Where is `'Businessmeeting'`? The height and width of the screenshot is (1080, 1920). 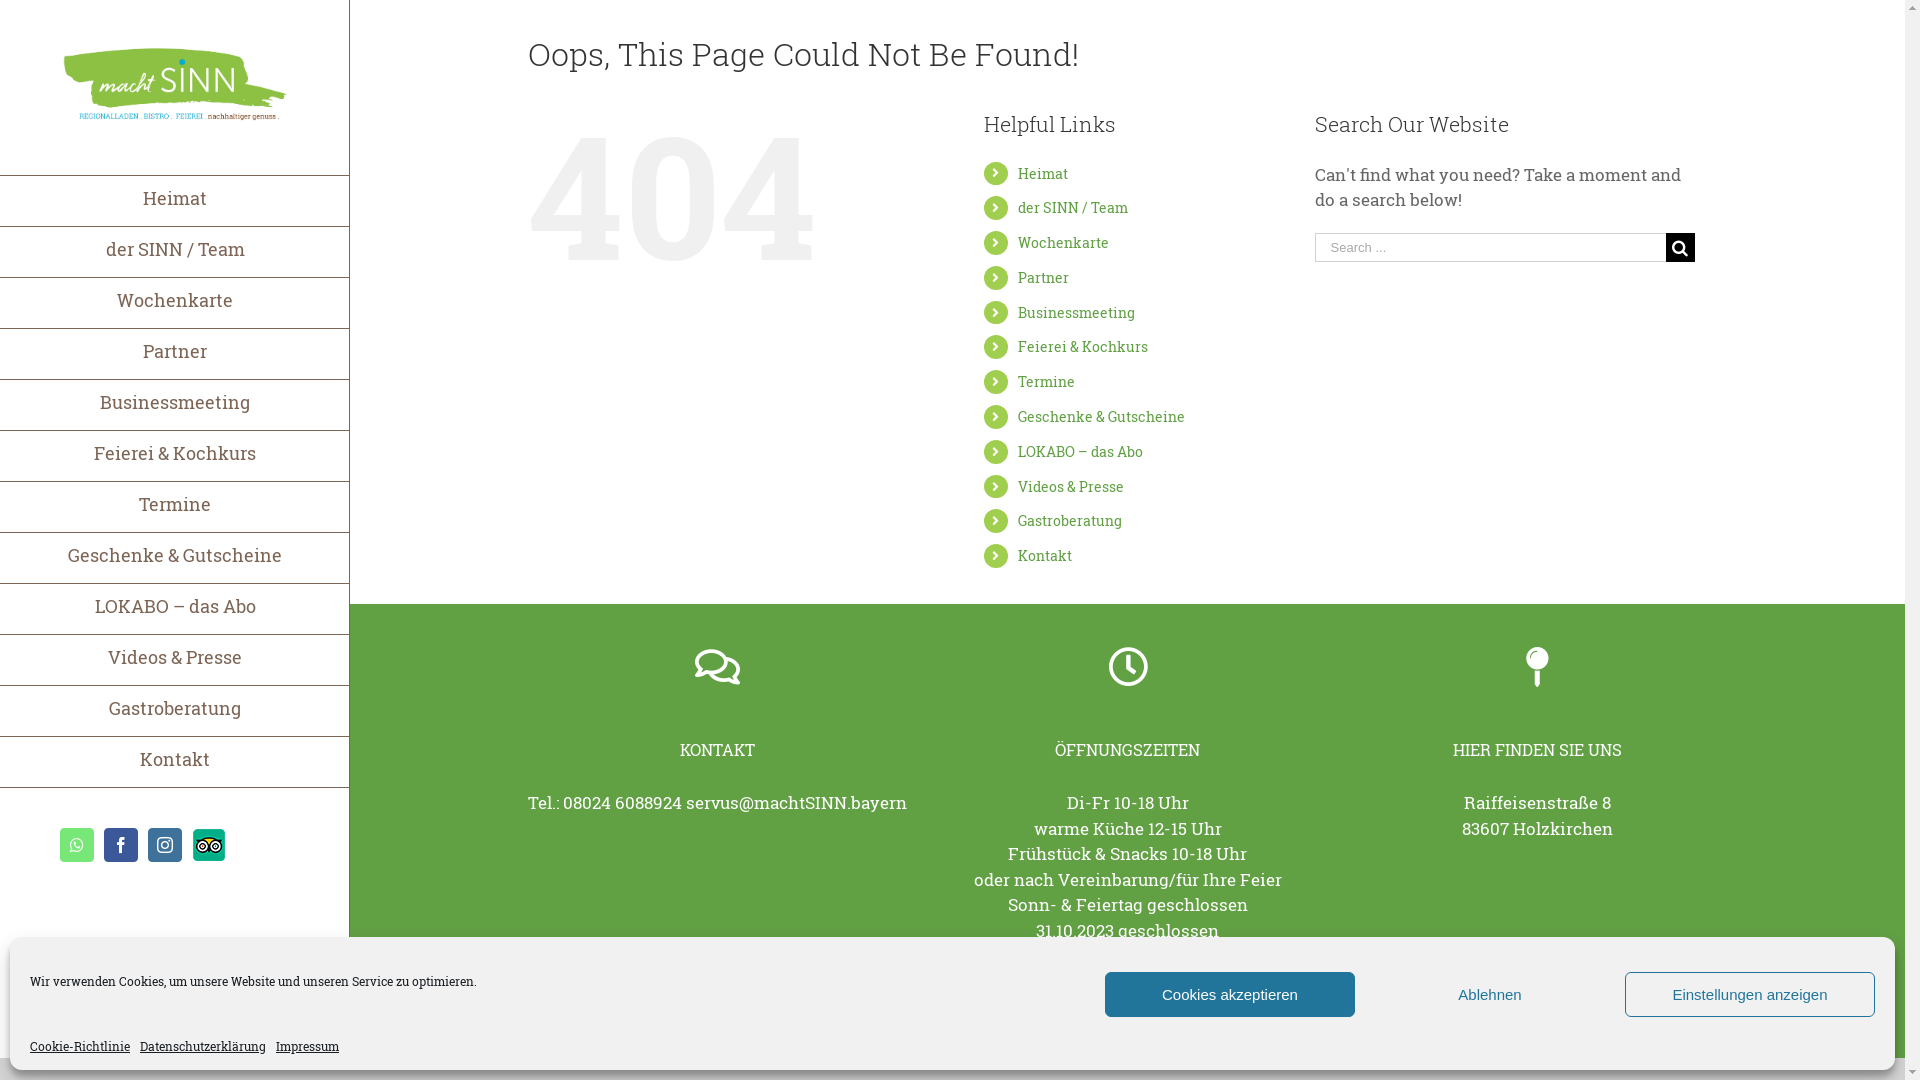 'Businessmeeting' is located at coordinates (174, 405).